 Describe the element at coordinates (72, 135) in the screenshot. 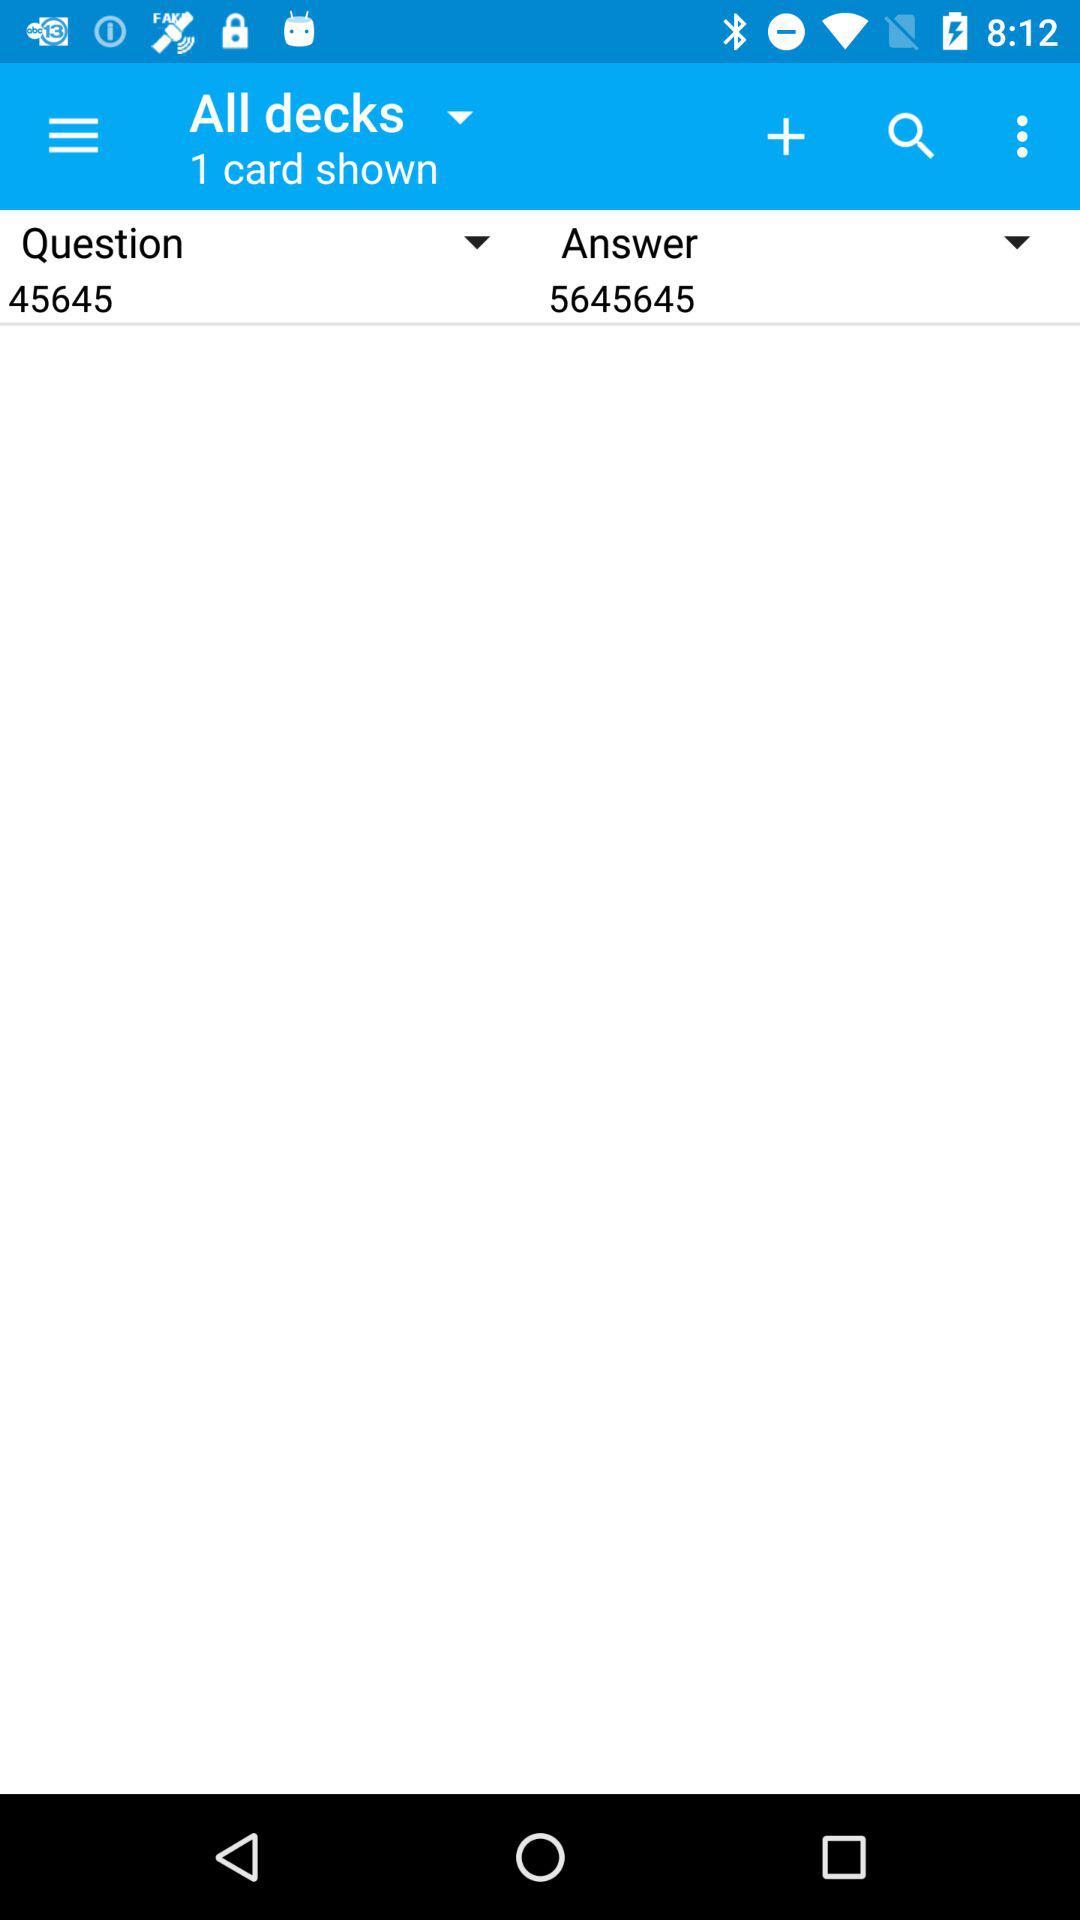

I see `item above the question item` at that location.